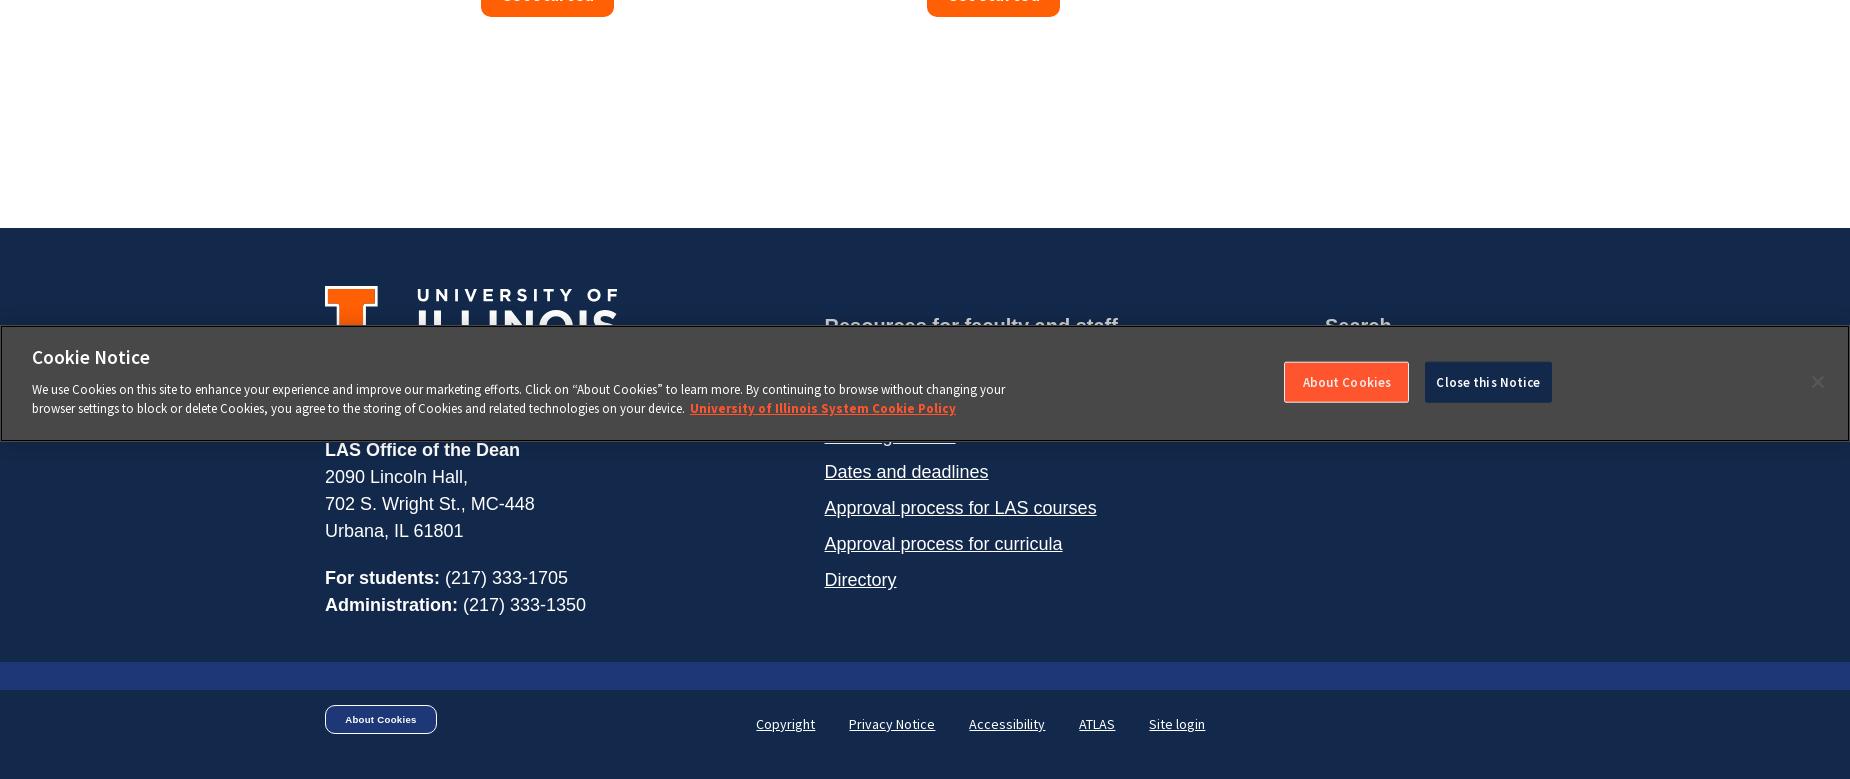  I want to click on 'Directory', so click(860, 578).